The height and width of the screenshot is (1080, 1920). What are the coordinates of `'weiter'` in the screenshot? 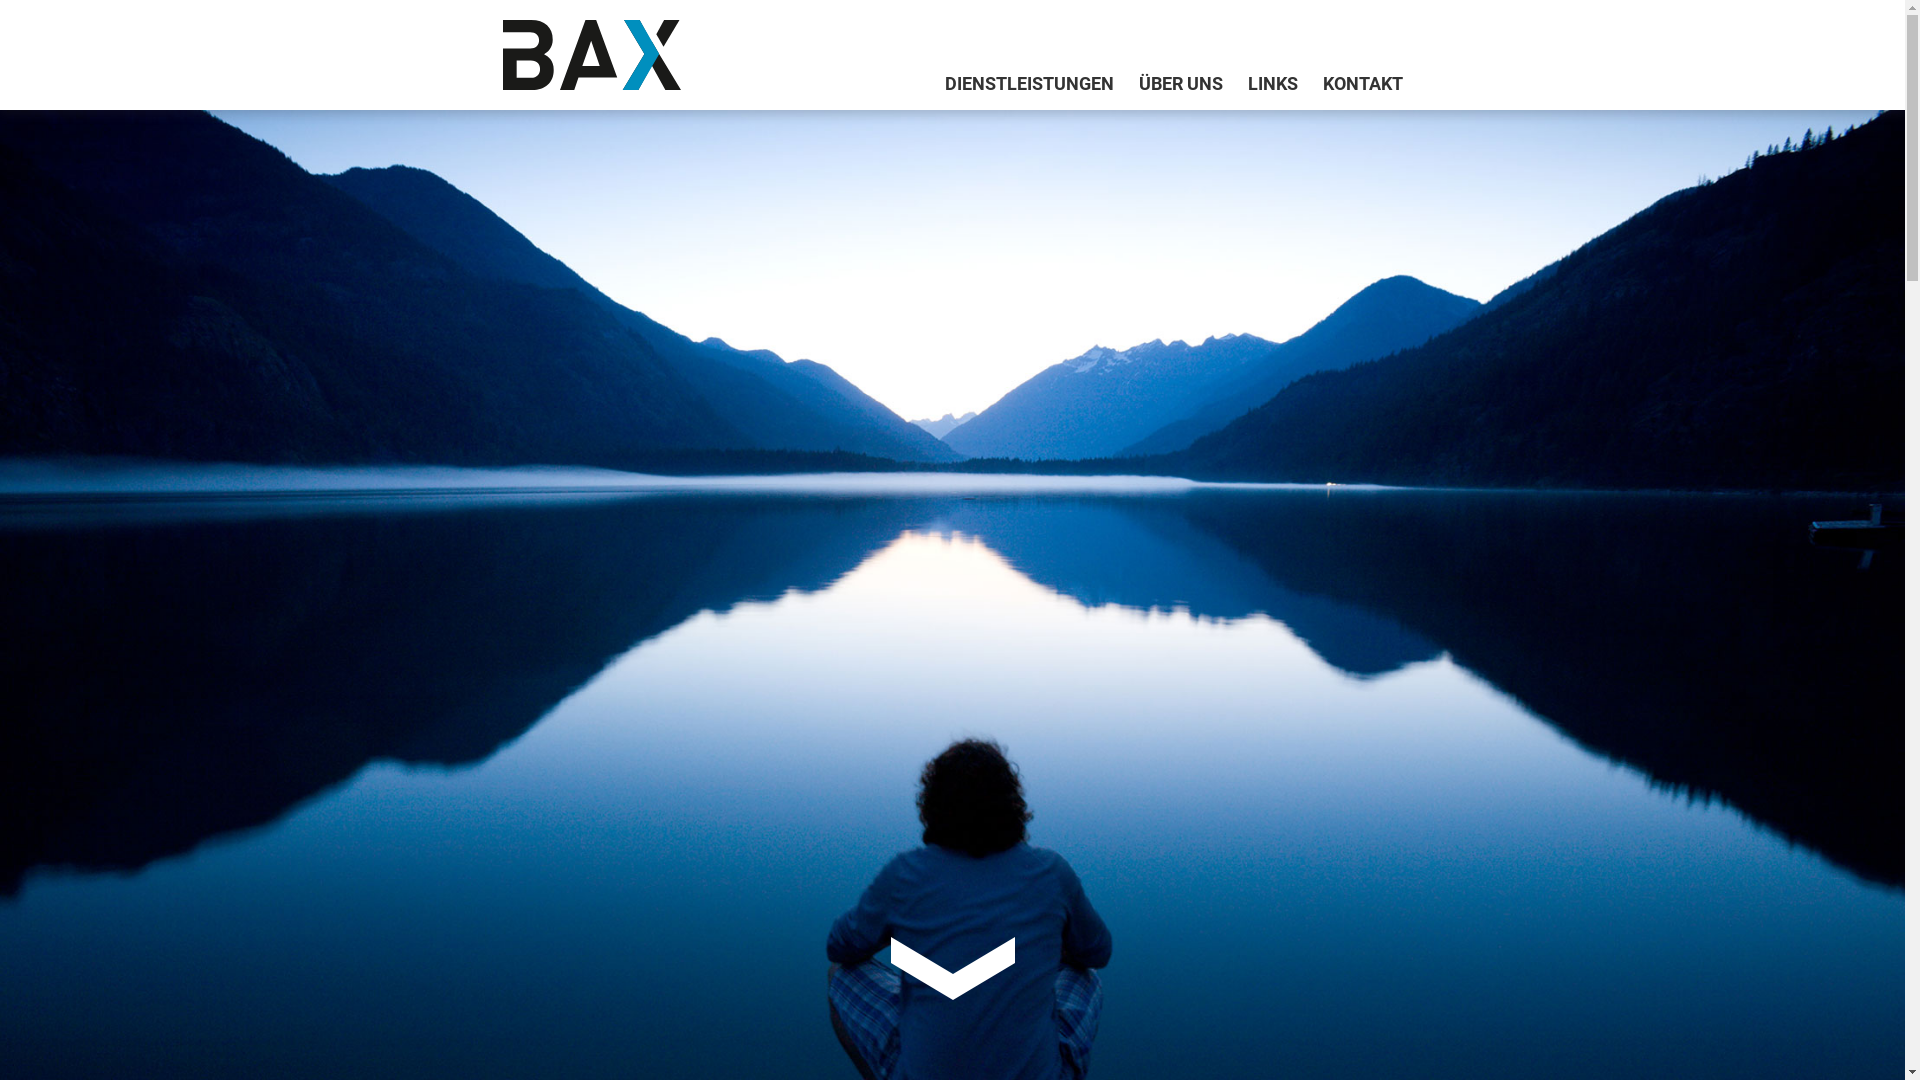 It's located at (950, 967).